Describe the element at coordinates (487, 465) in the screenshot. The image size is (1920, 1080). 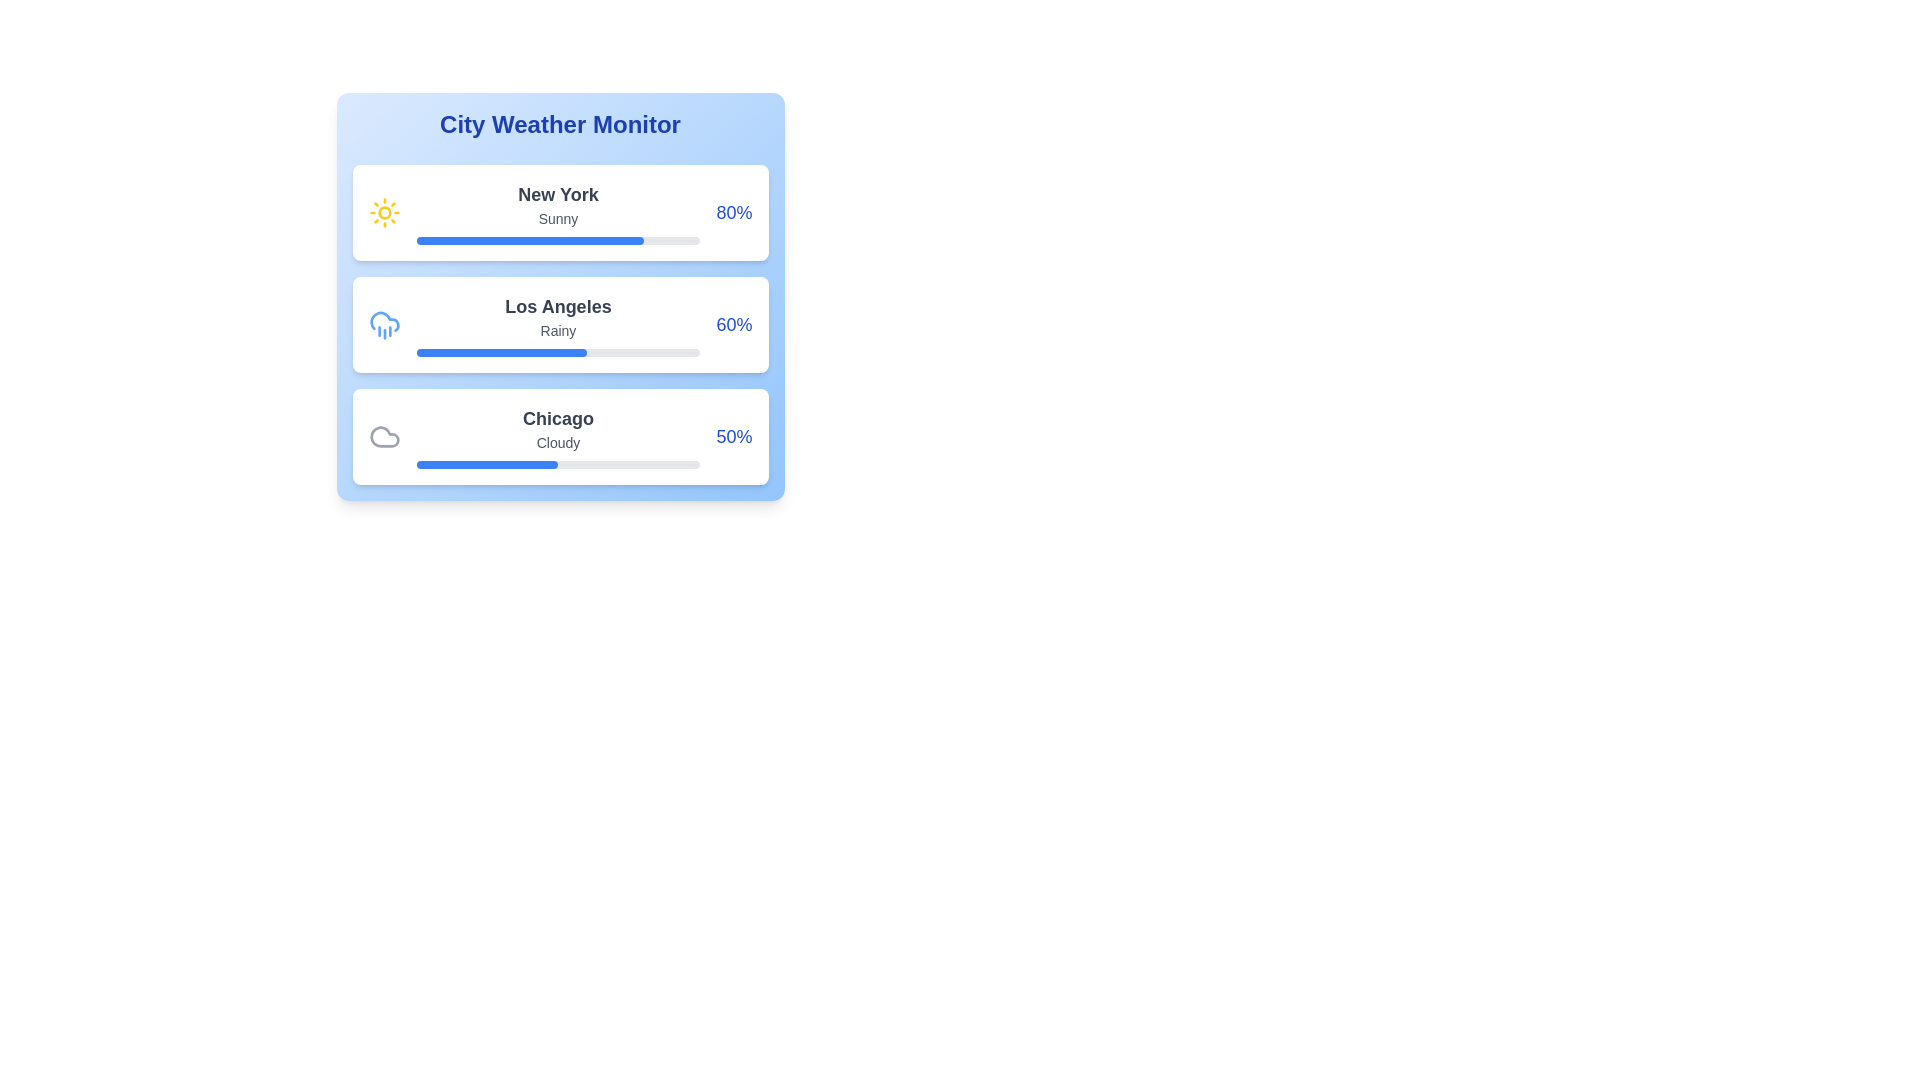
I see `the filled portion of the blue progress bar located in the third progress bar of the 'Chicago' card within the 'City Weather Monitor' section` at that location.